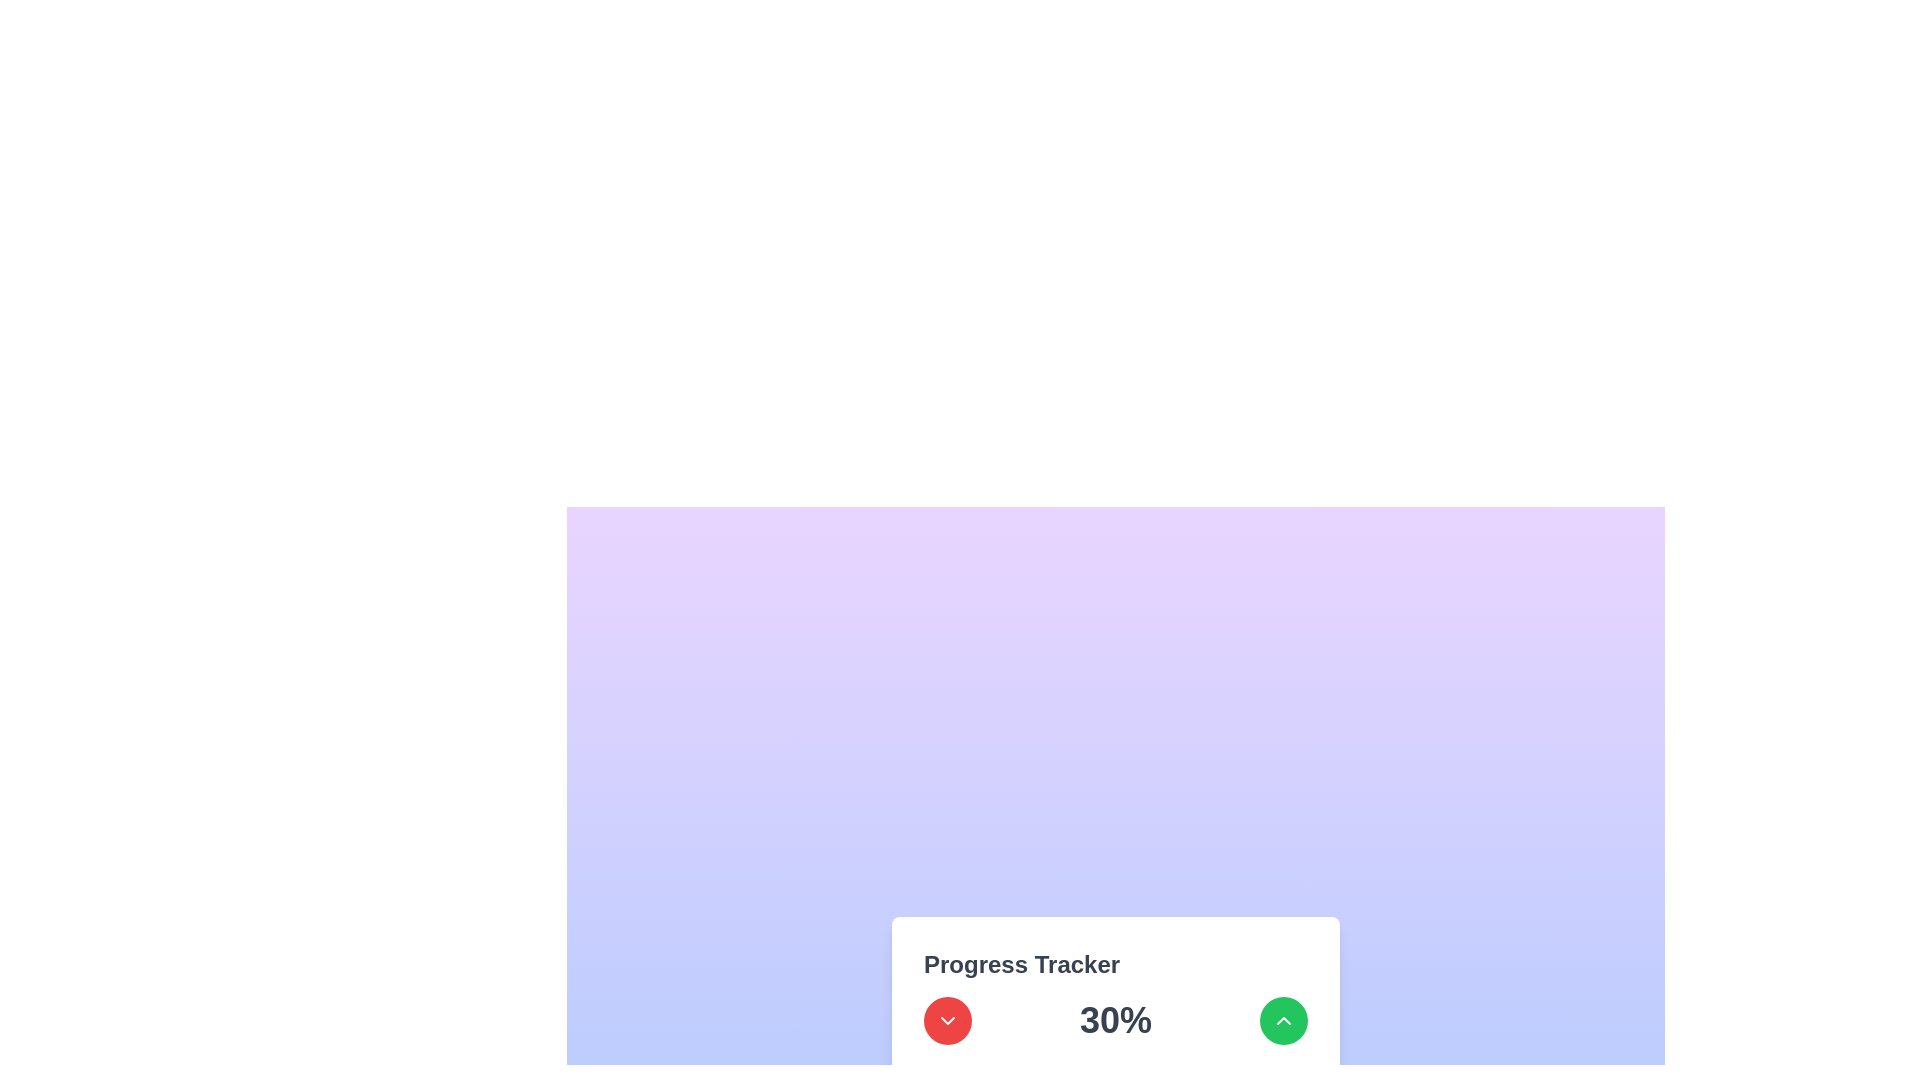 The width and height of the screenshot is (1920, 1080). Describe the element at coordinates (947, 1021) in the screenshot. I see `the red circular button with white text and a downward chevron icon` at that location.